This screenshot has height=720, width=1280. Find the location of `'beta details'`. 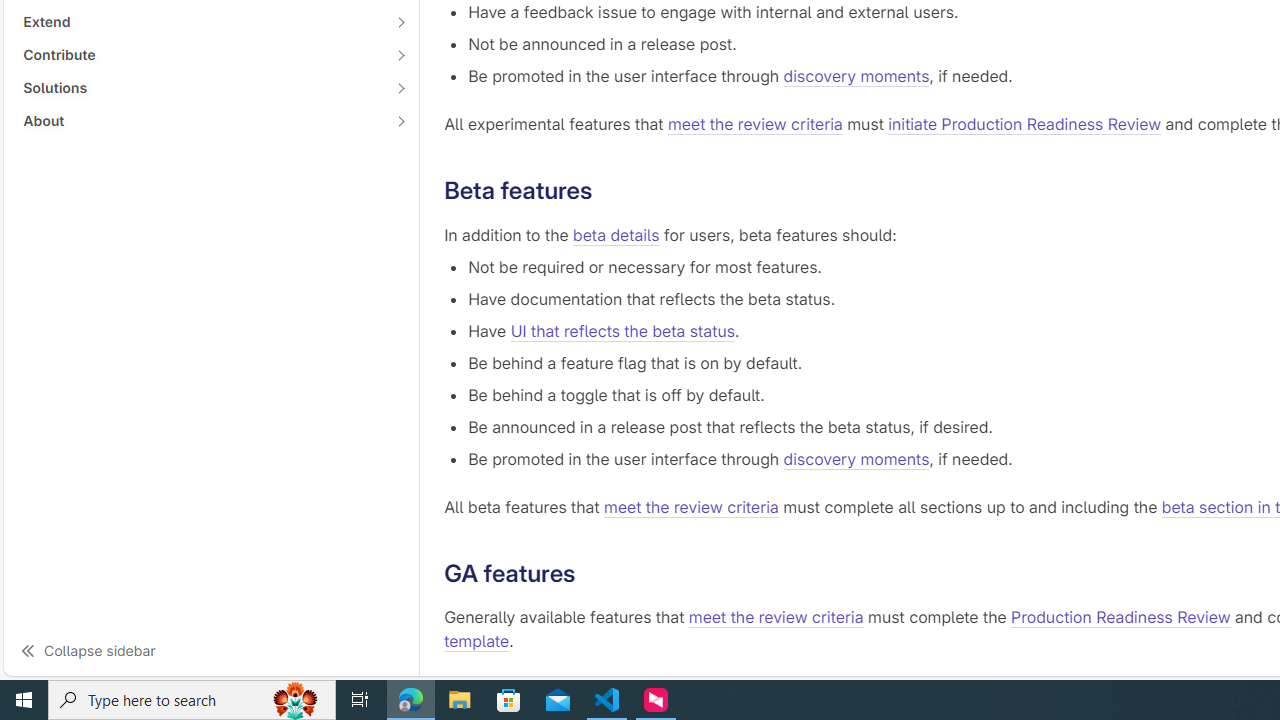

'beta details' is located at coordinates (615, 234).